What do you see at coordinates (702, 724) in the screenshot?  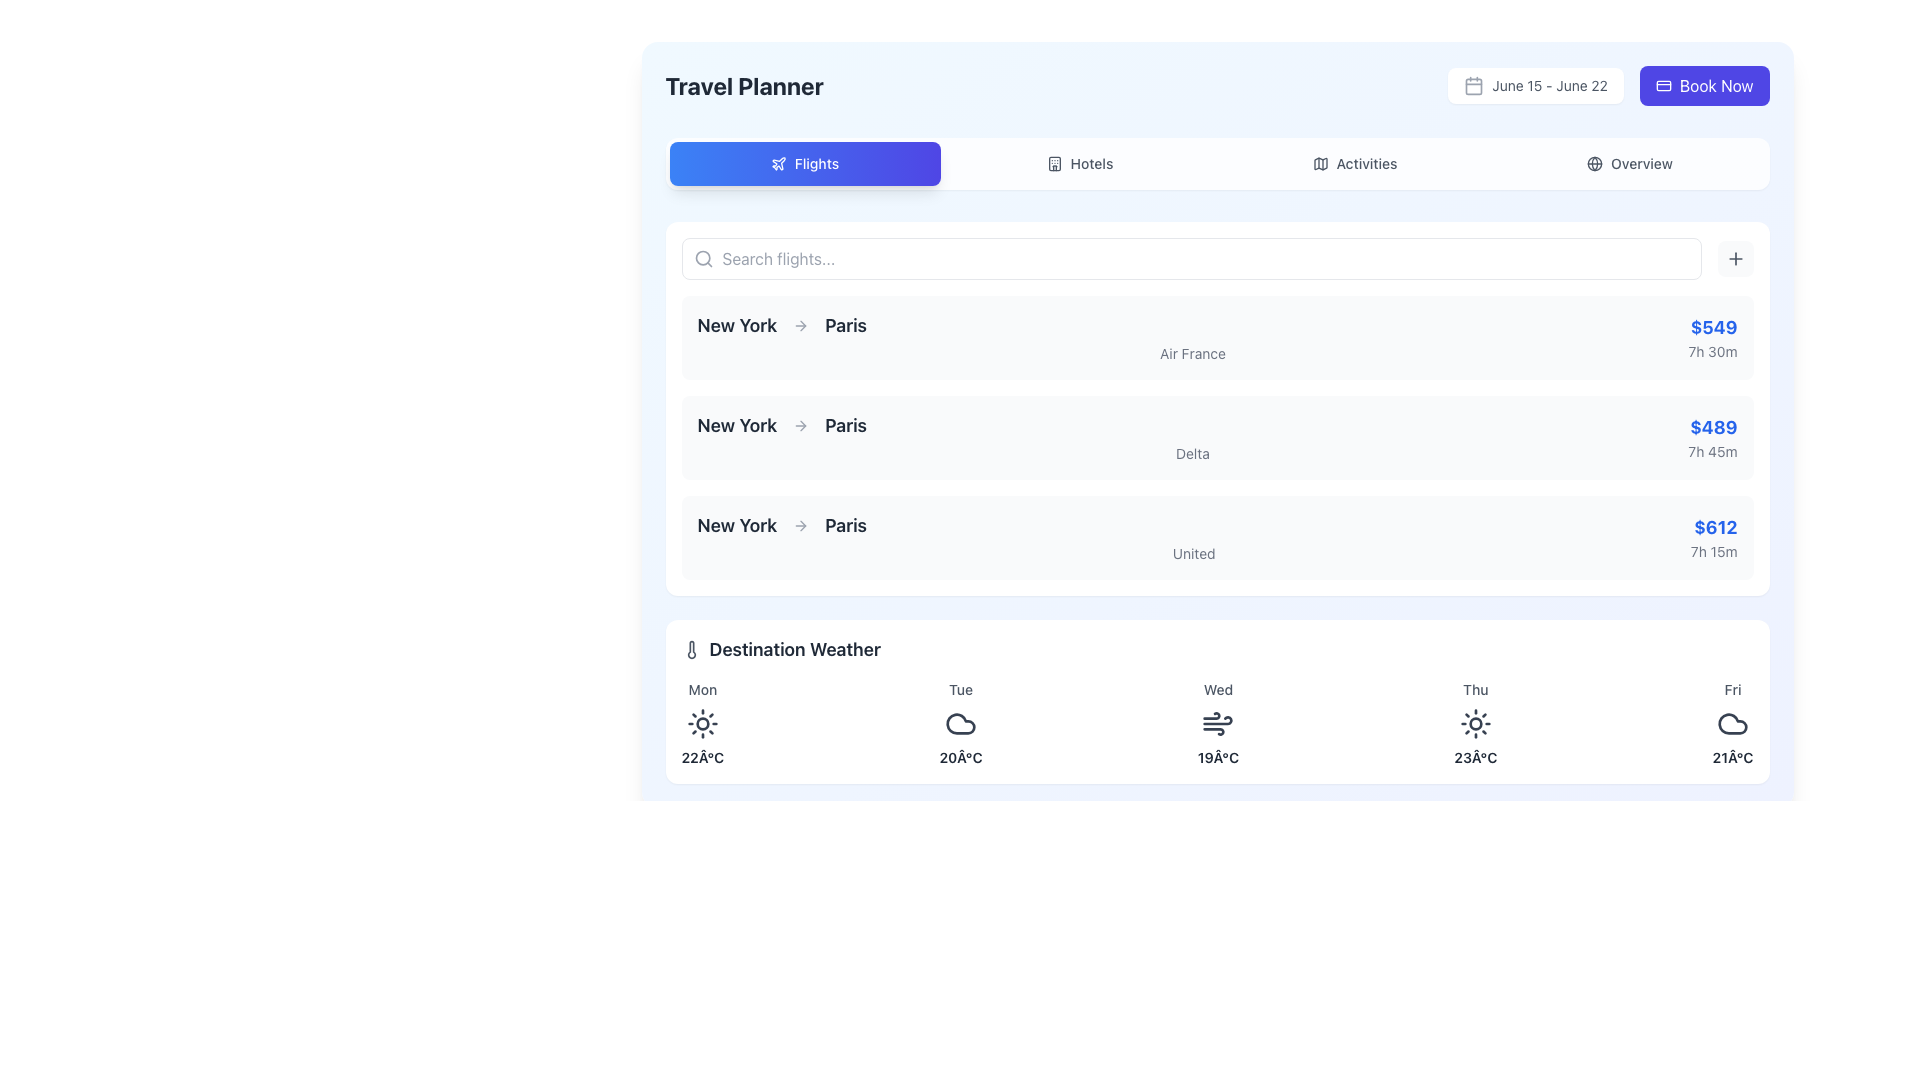 I see `the decorative sun icon in the 'Destination Weather' section beneath the 'Mon' column, which is represented by a central circular shape` at bounding box center [702, 724].